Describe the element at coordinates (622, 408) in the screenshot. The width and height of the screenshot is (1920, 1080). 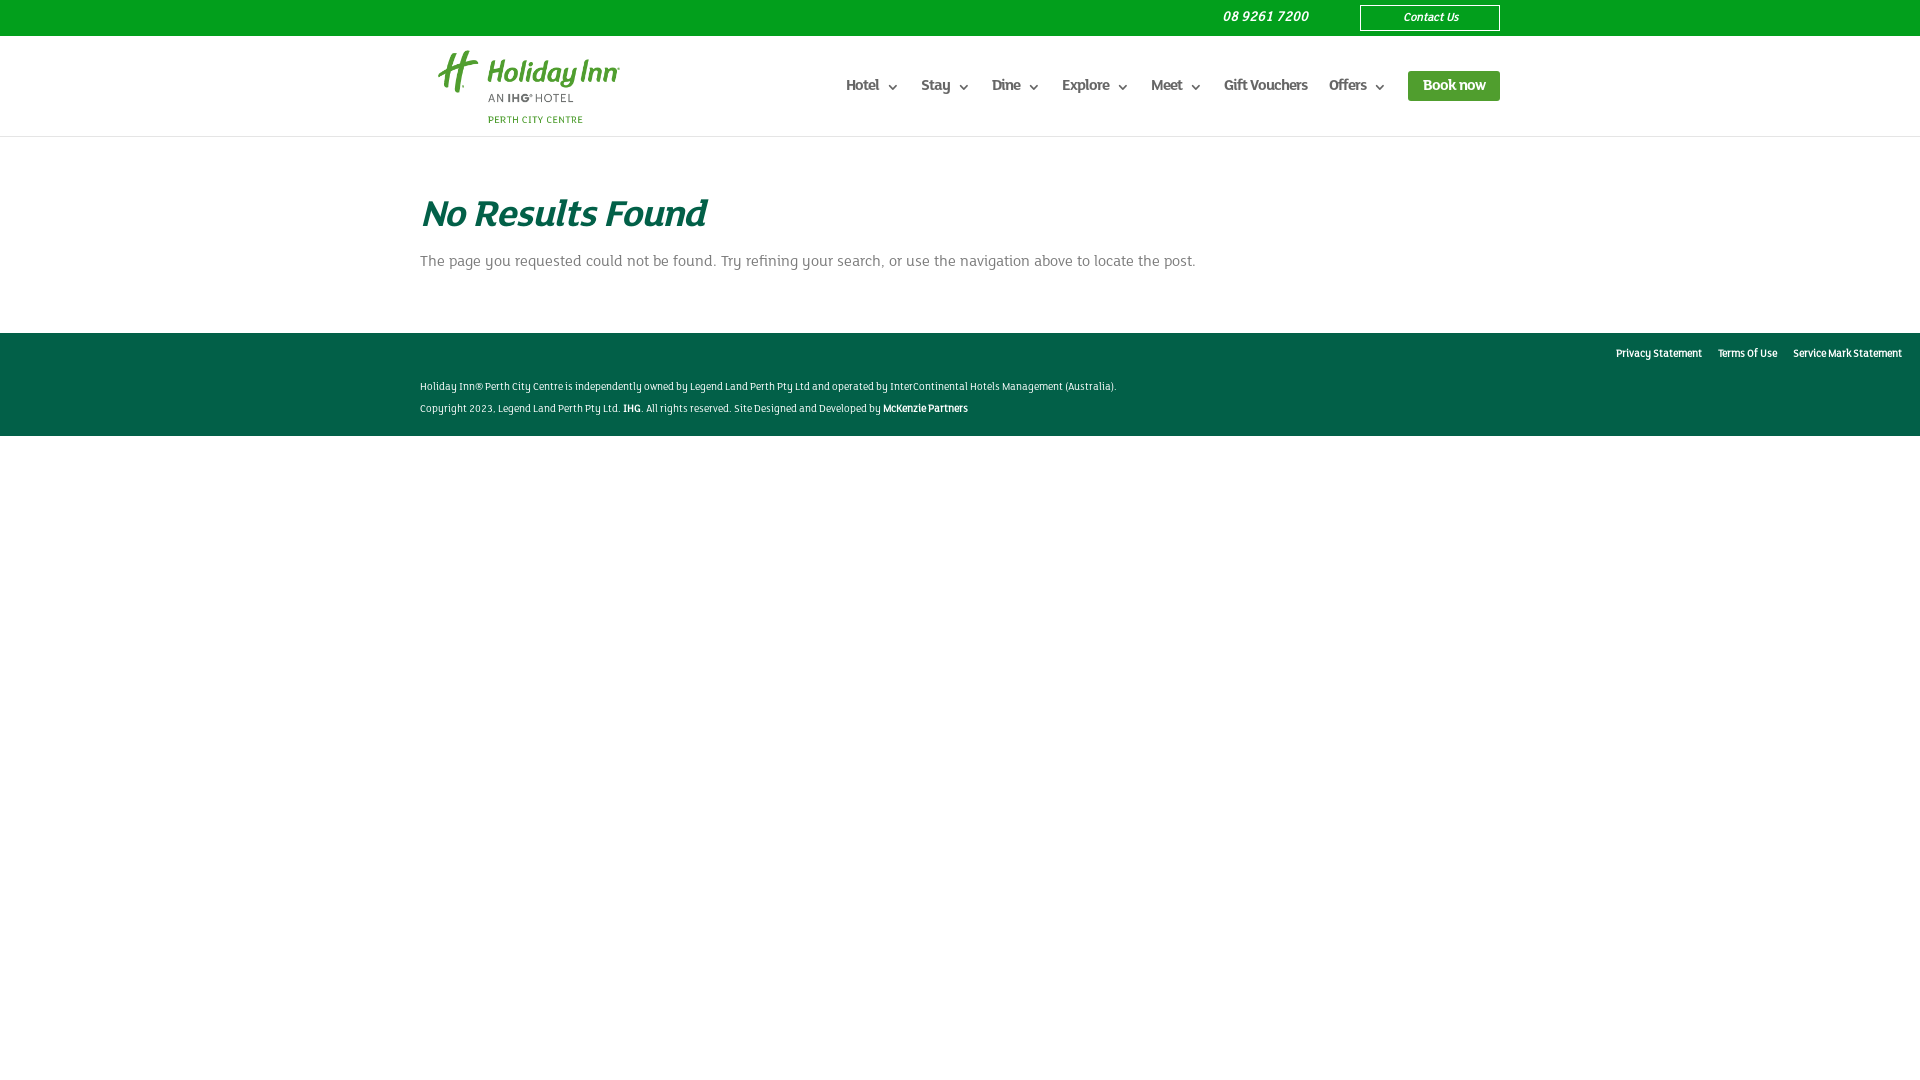
I see `'IHG'` at that location.